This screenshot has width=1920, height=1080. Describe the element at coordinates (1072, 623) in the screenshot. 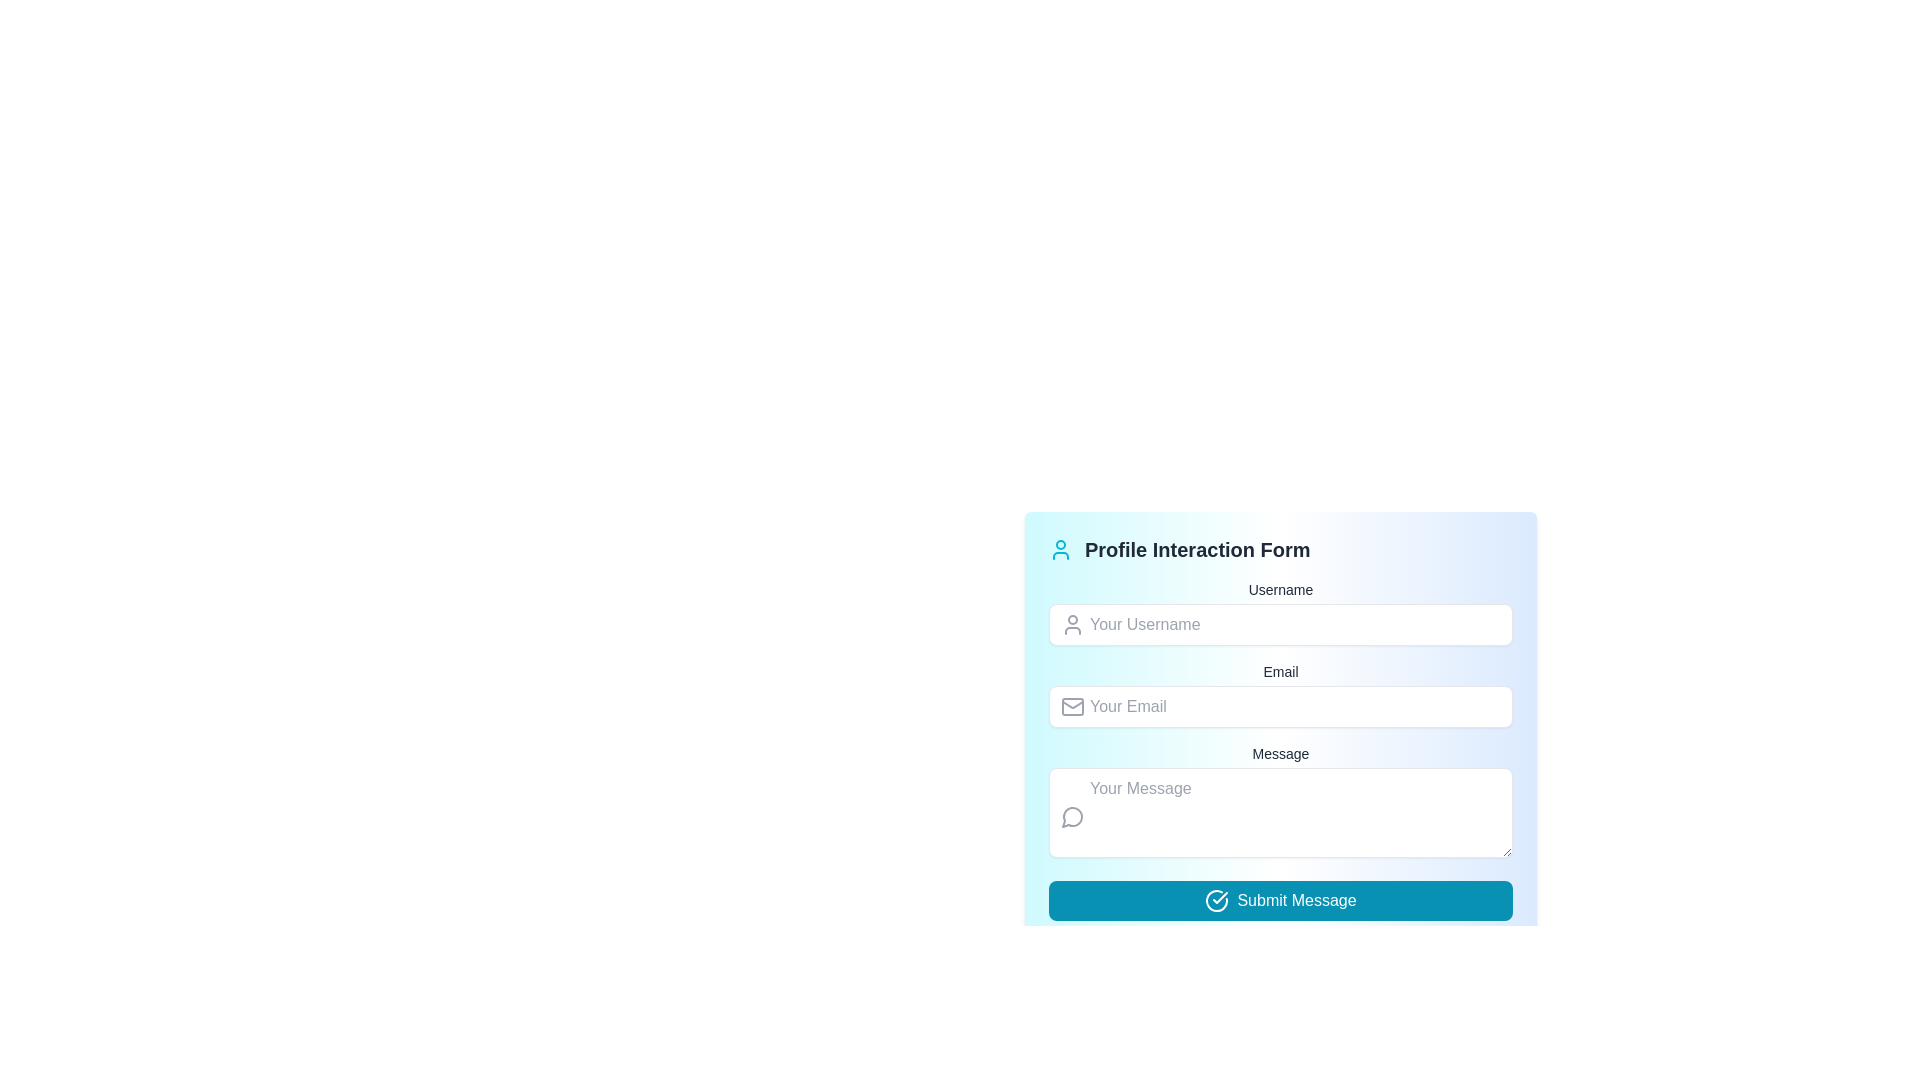

I see `the username icon, which is positioned to the left of the username input field` at that location.